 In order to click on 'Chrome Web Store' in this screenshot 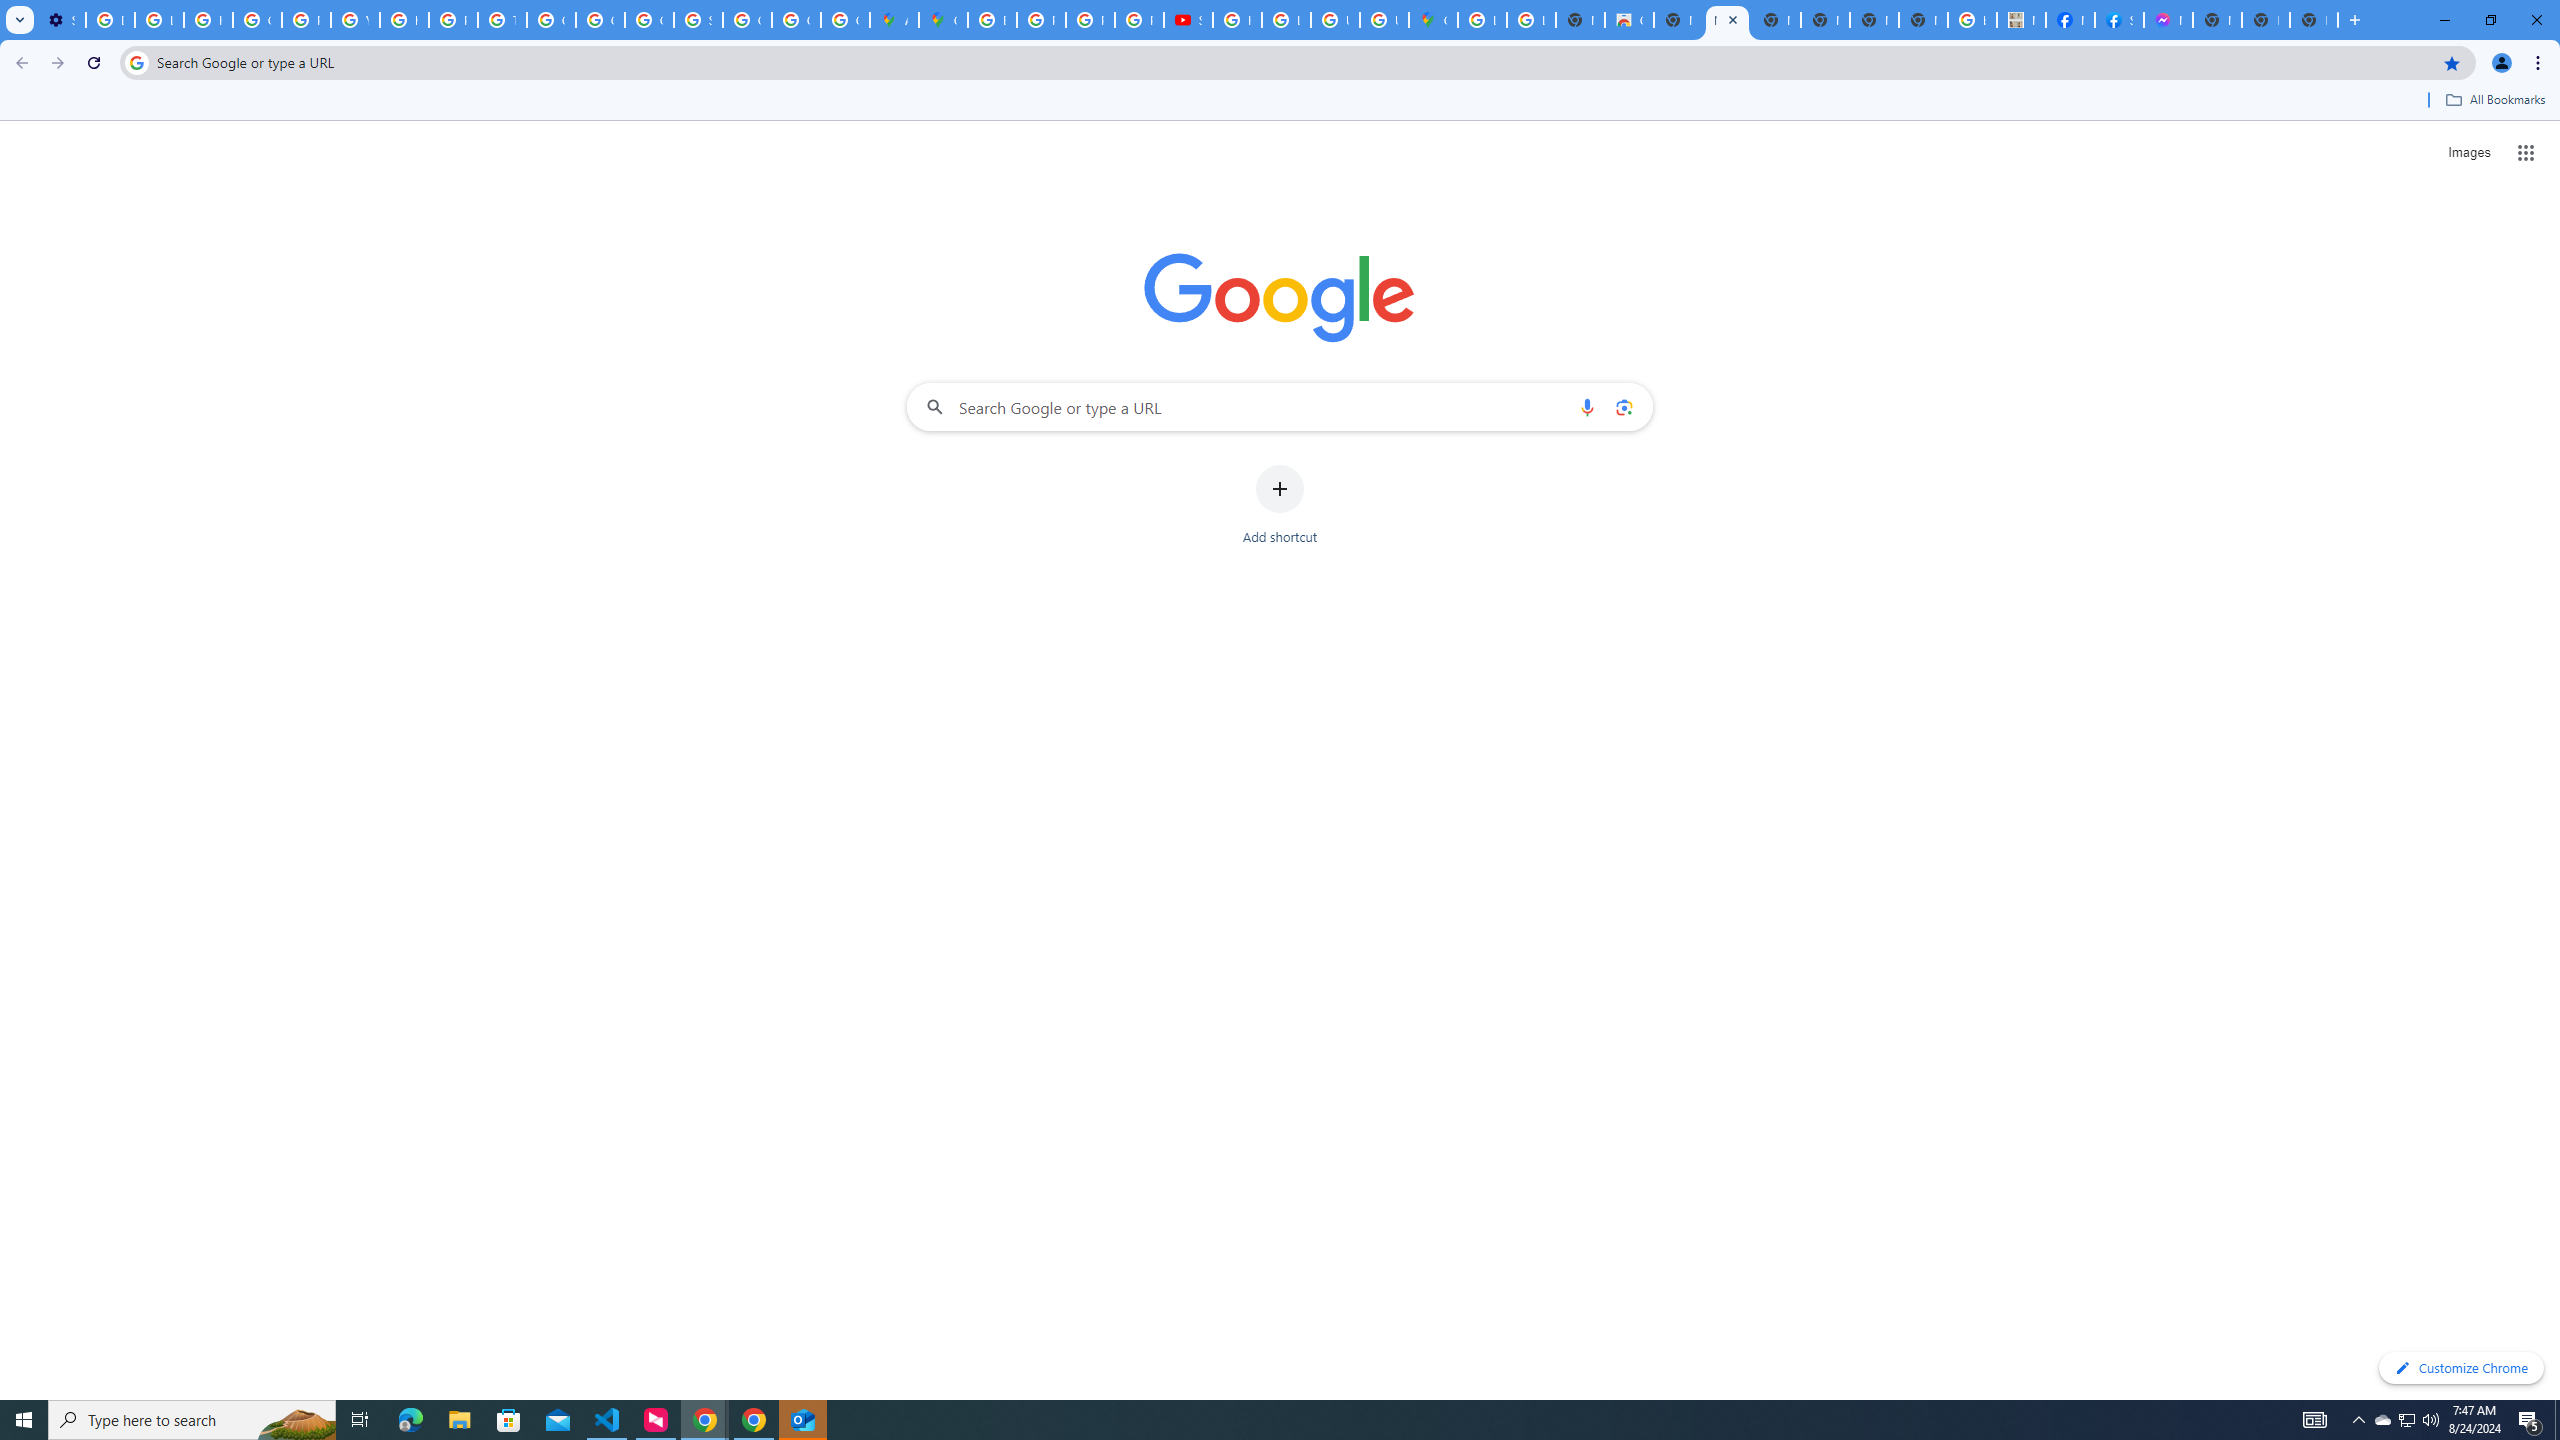, I will do `click(1628, 19)`.